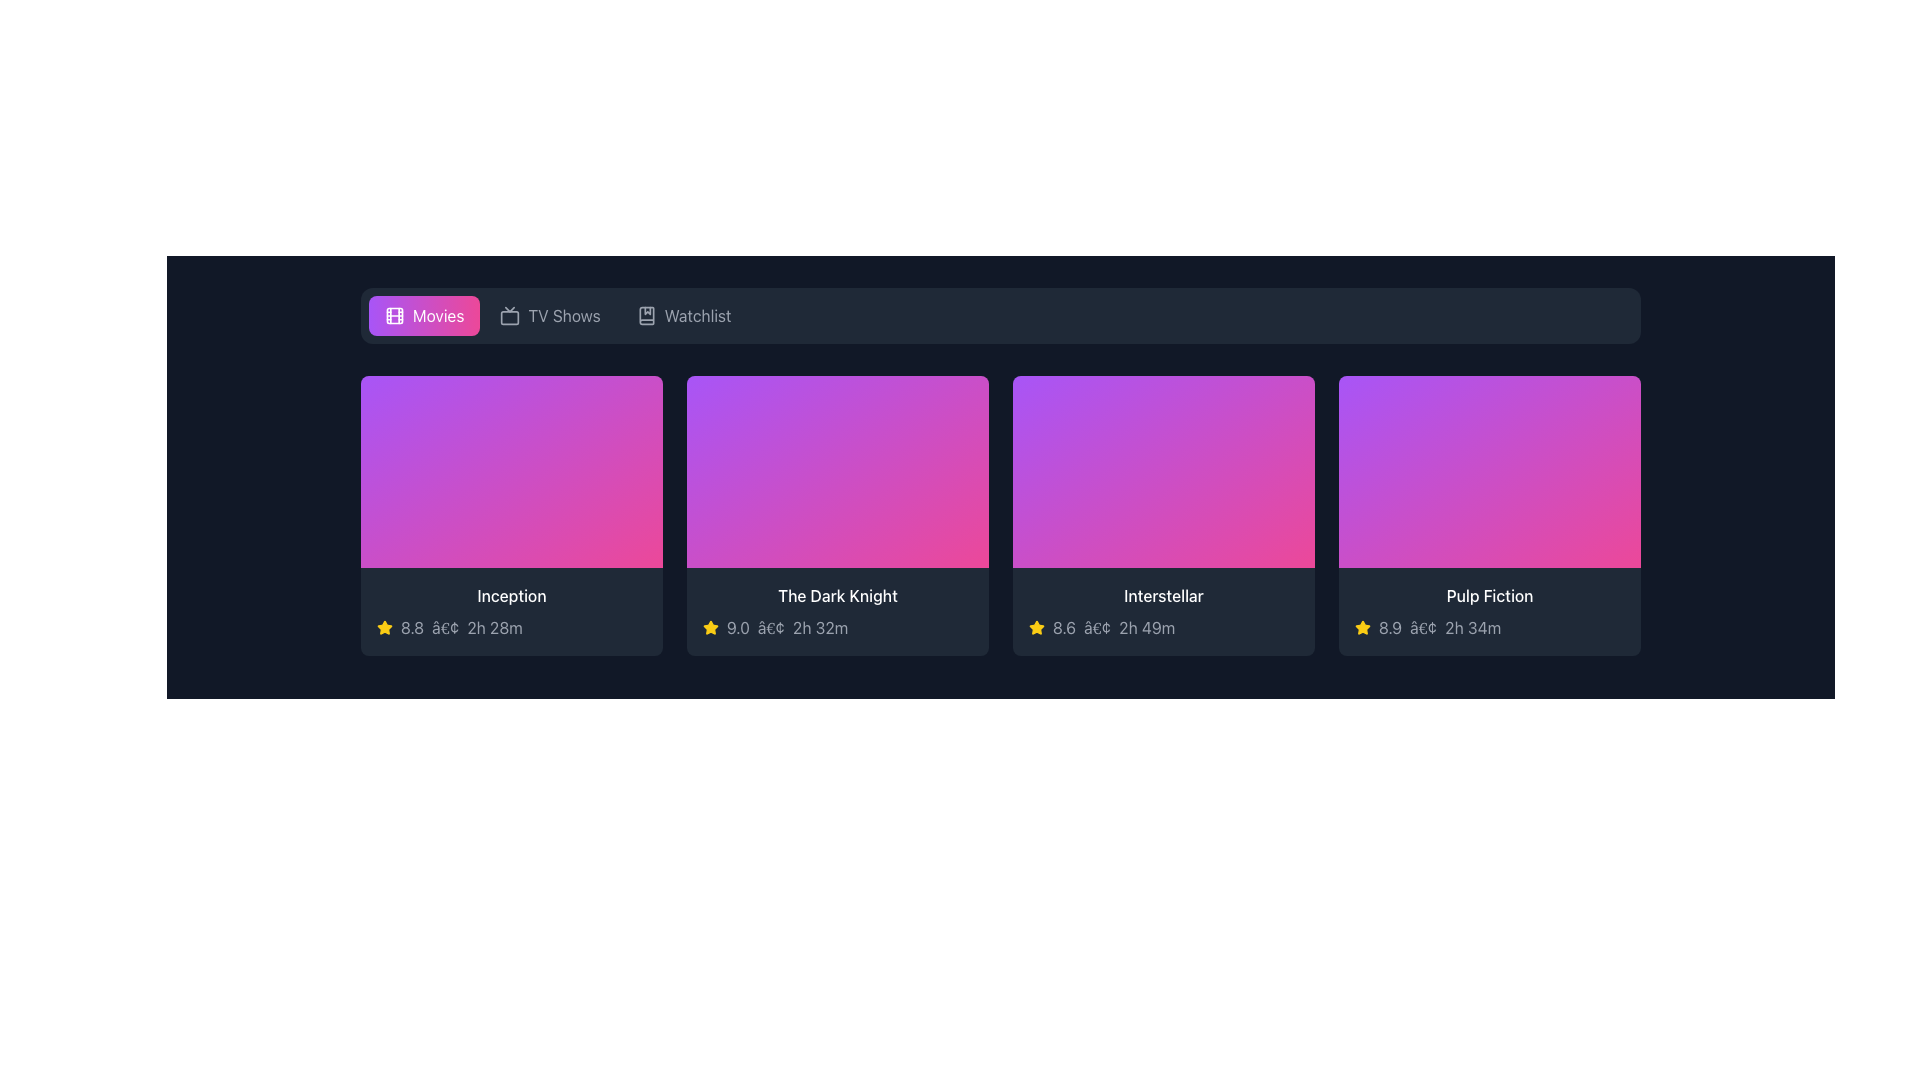 Image resolution: width=1920 pixels, height=1080 pixels. What do you see at coordinates (1163, 627) in the screenshot?
I see `the text with rating '8.6' and duration '2h 49m' below the title 'Interstellar', styled with gray text and a yellow star icon` at bounding box center [1163, 627].